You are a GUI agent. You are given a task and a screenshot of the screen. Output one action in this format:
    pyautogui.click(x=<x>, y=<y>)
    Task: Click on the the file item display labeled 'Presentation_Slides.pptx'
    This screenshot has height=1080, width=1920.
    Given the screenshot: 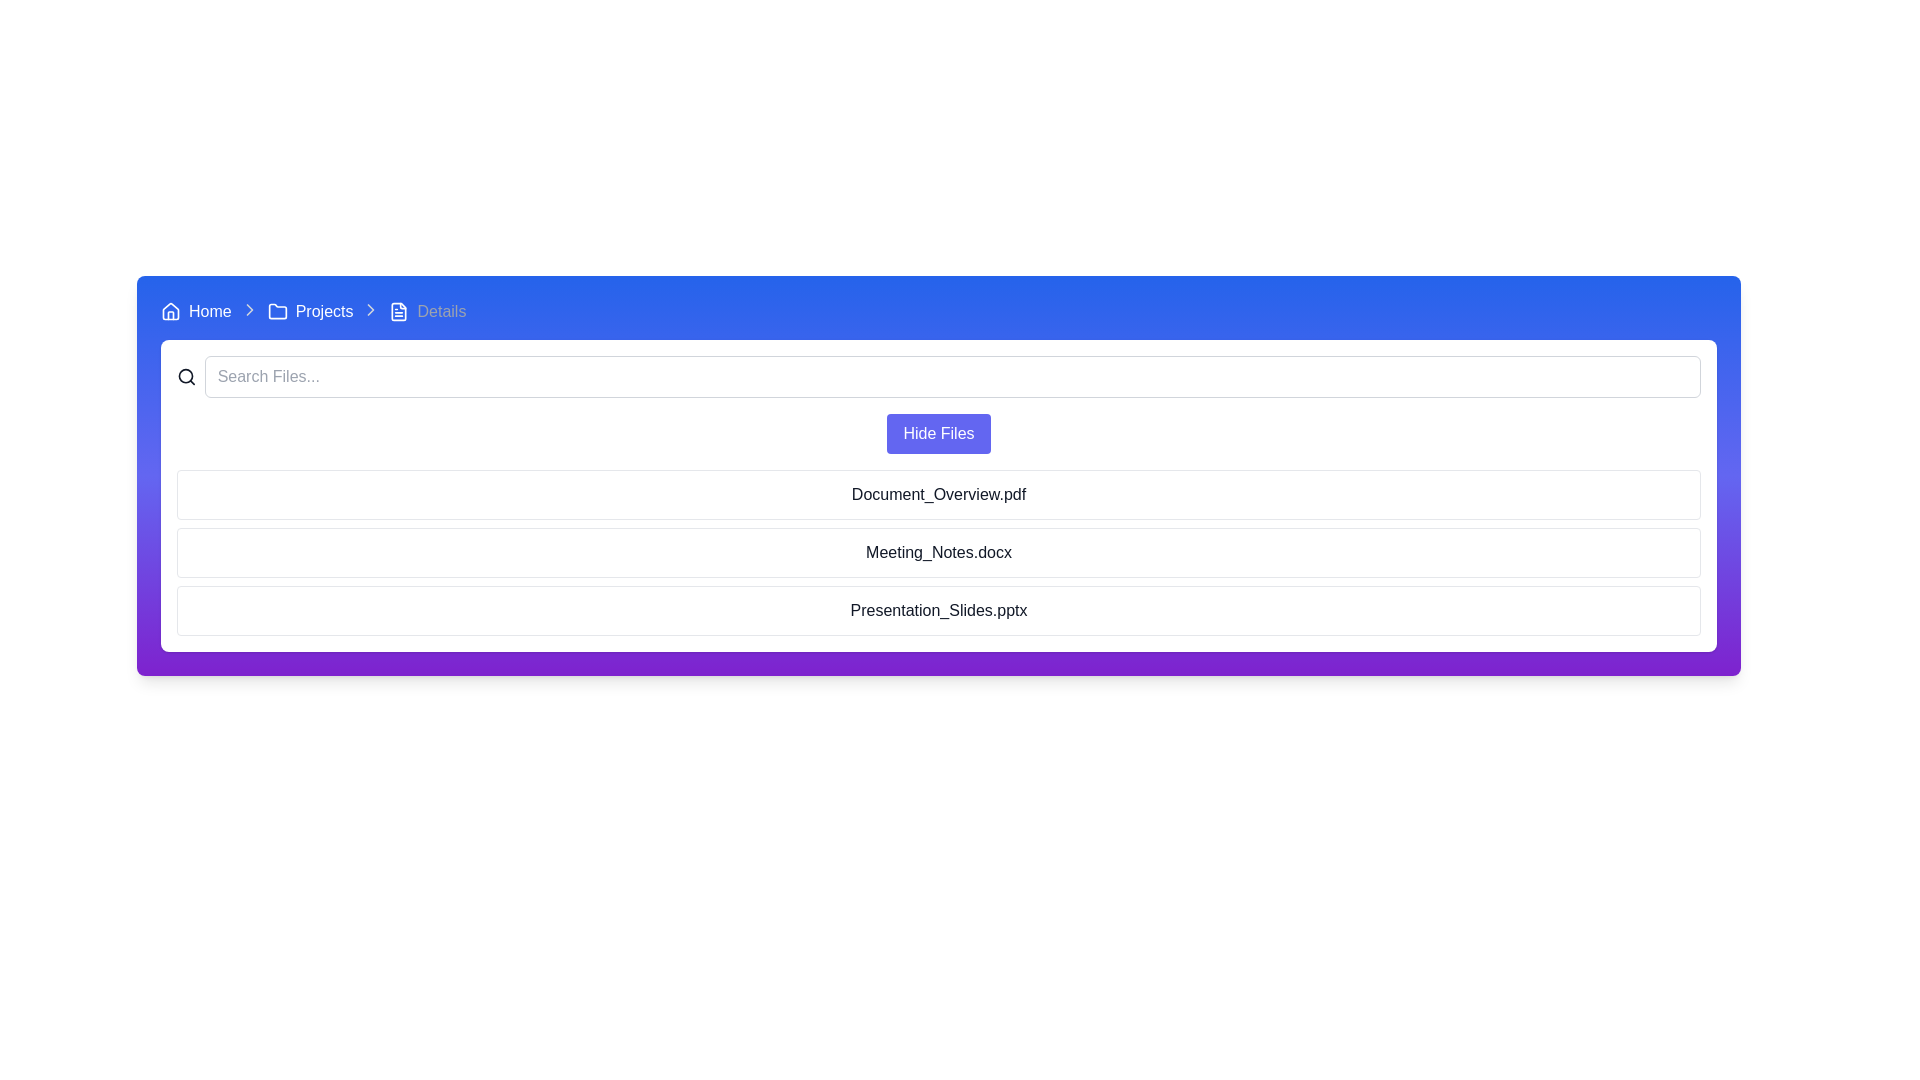 What is the action you would take?
    pyautogui.click(x=938, y=609)
    